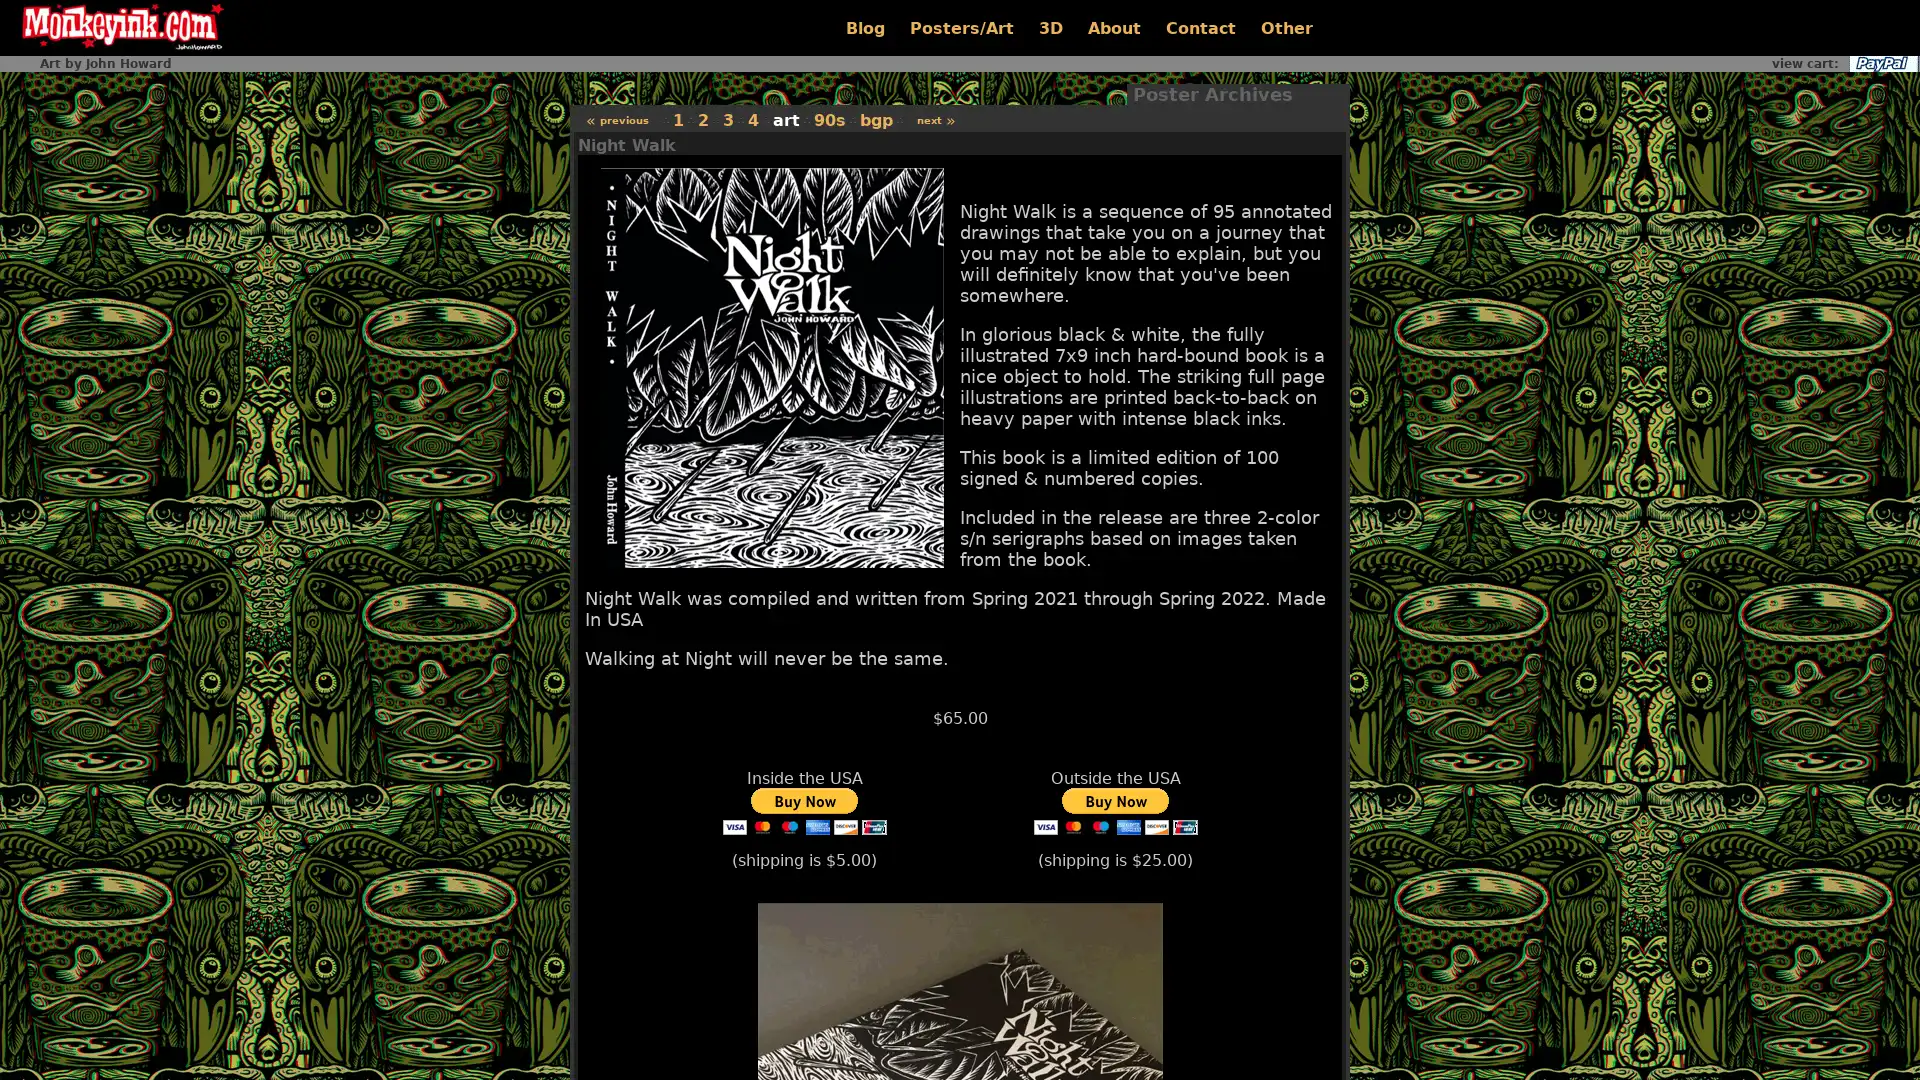 The width and height of the screenshot is (1920, 1080). Describe the element at coordinates (1113, 811) in the screenshot. I see `PayPal - The safer, easier way to pay online!` at that location.